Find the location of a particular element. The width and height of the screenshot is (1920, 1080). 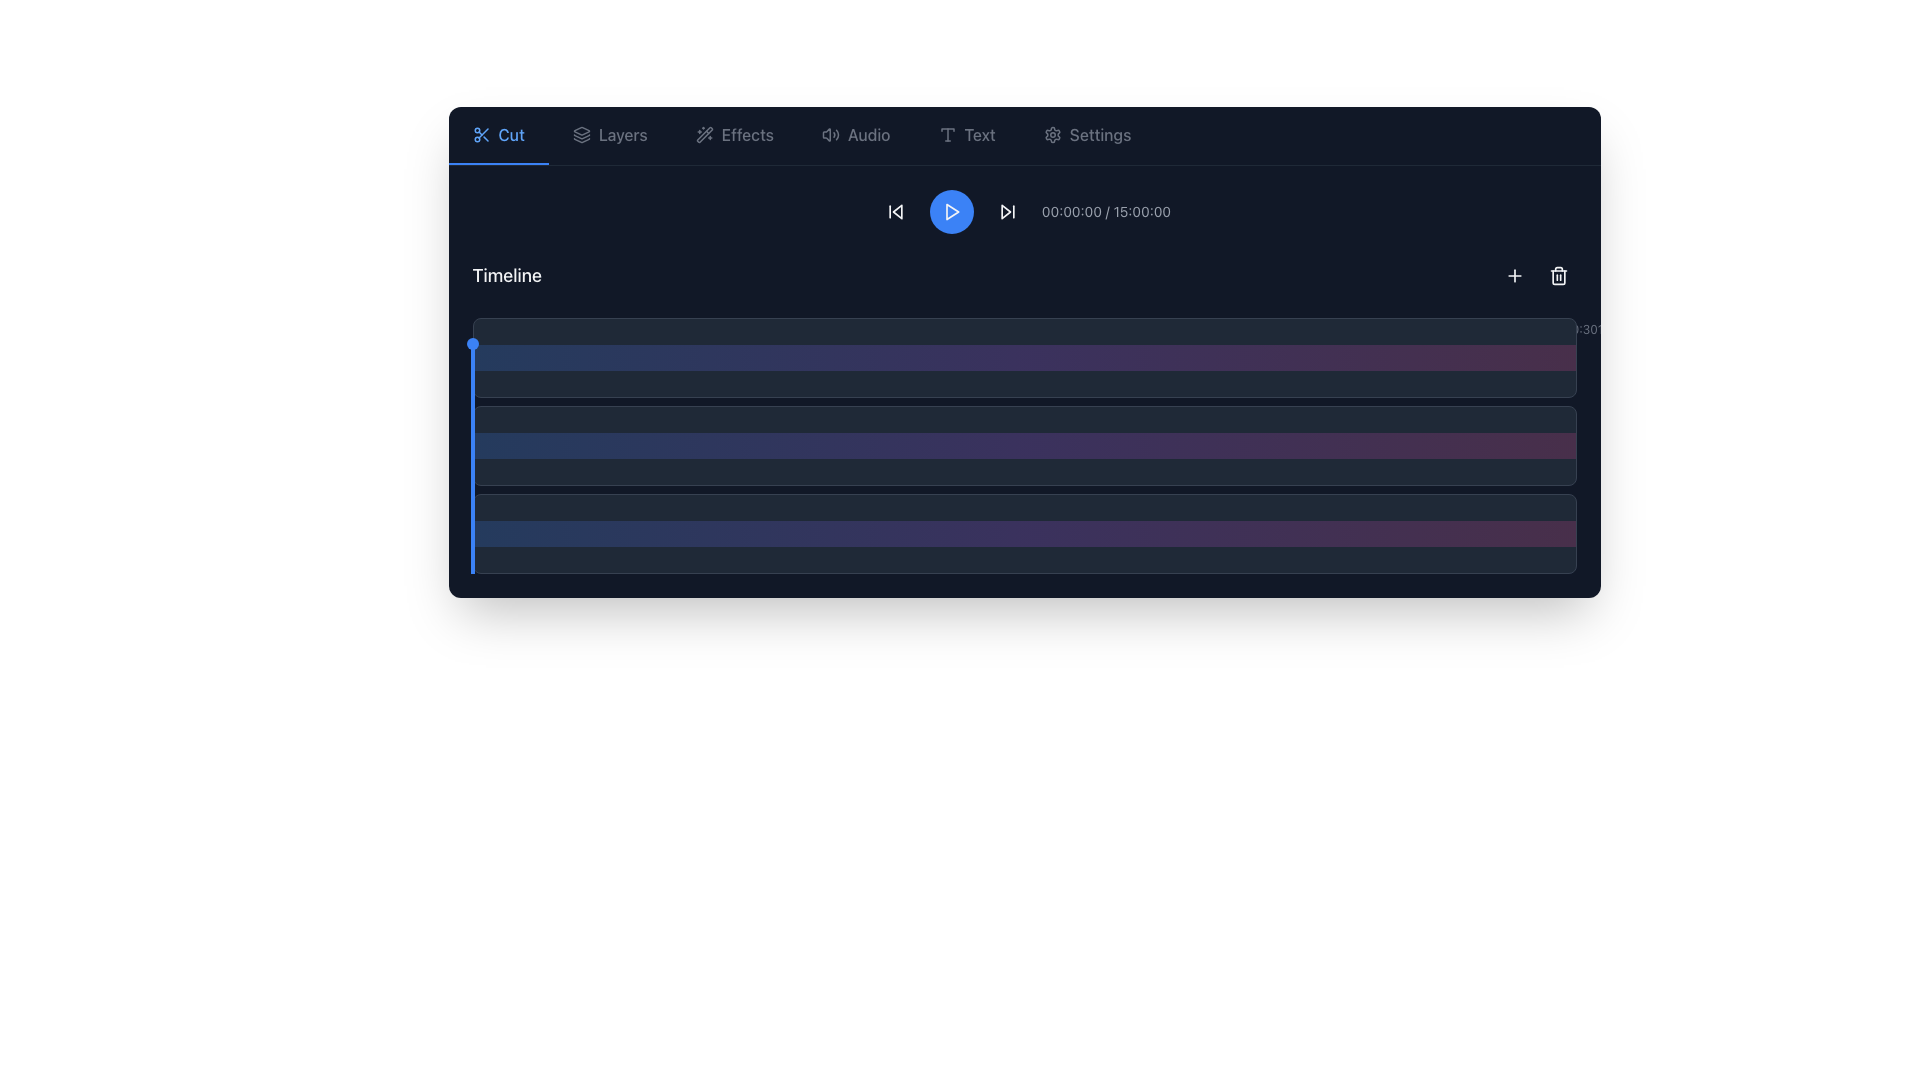

the Text label displaying the time '4:15', which is styled with a light color on a dark background and positioned as the eighteenth time indicator in the timeline interface is located at coordinates (927, 329).